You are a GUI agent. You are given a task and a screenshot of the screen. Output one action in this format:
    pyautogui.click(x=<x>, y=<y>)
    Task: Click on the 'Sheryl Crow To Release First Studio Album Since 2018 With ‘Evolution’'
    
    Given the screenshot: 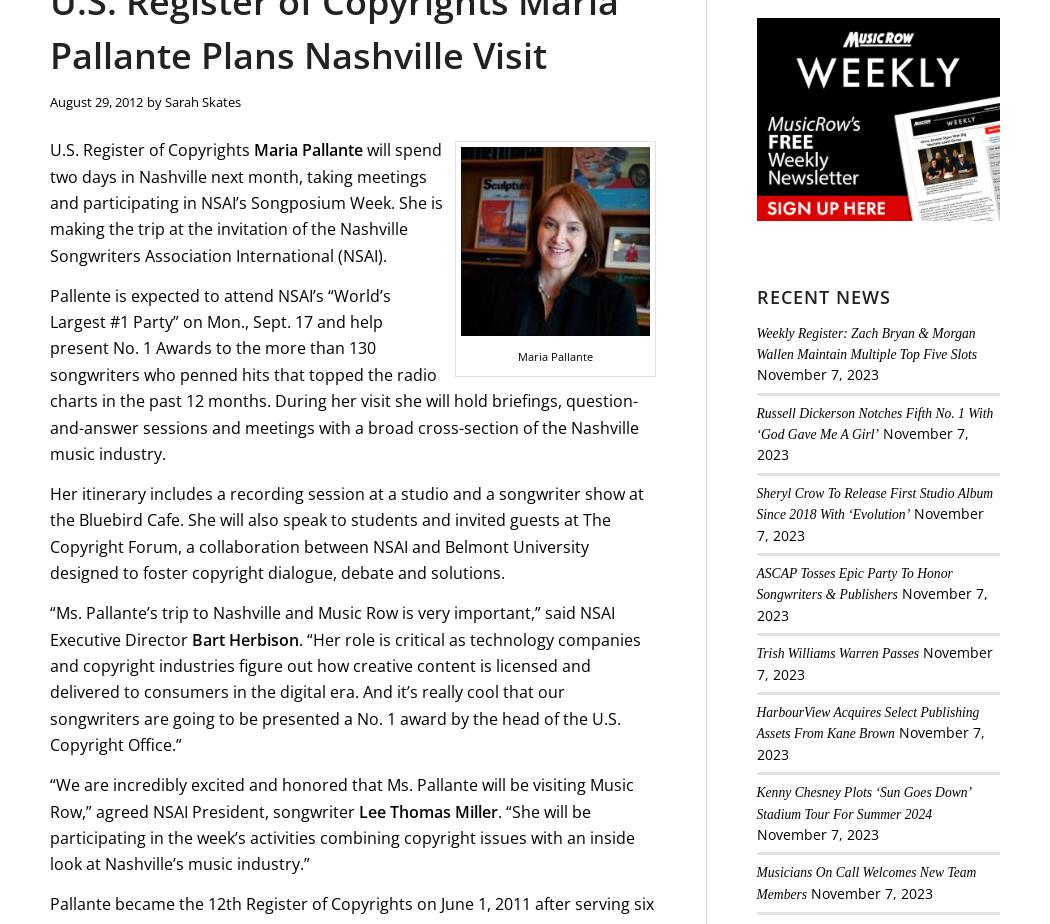 What is the action you would take?
    pyautogui.click(x=873, y=503)
    